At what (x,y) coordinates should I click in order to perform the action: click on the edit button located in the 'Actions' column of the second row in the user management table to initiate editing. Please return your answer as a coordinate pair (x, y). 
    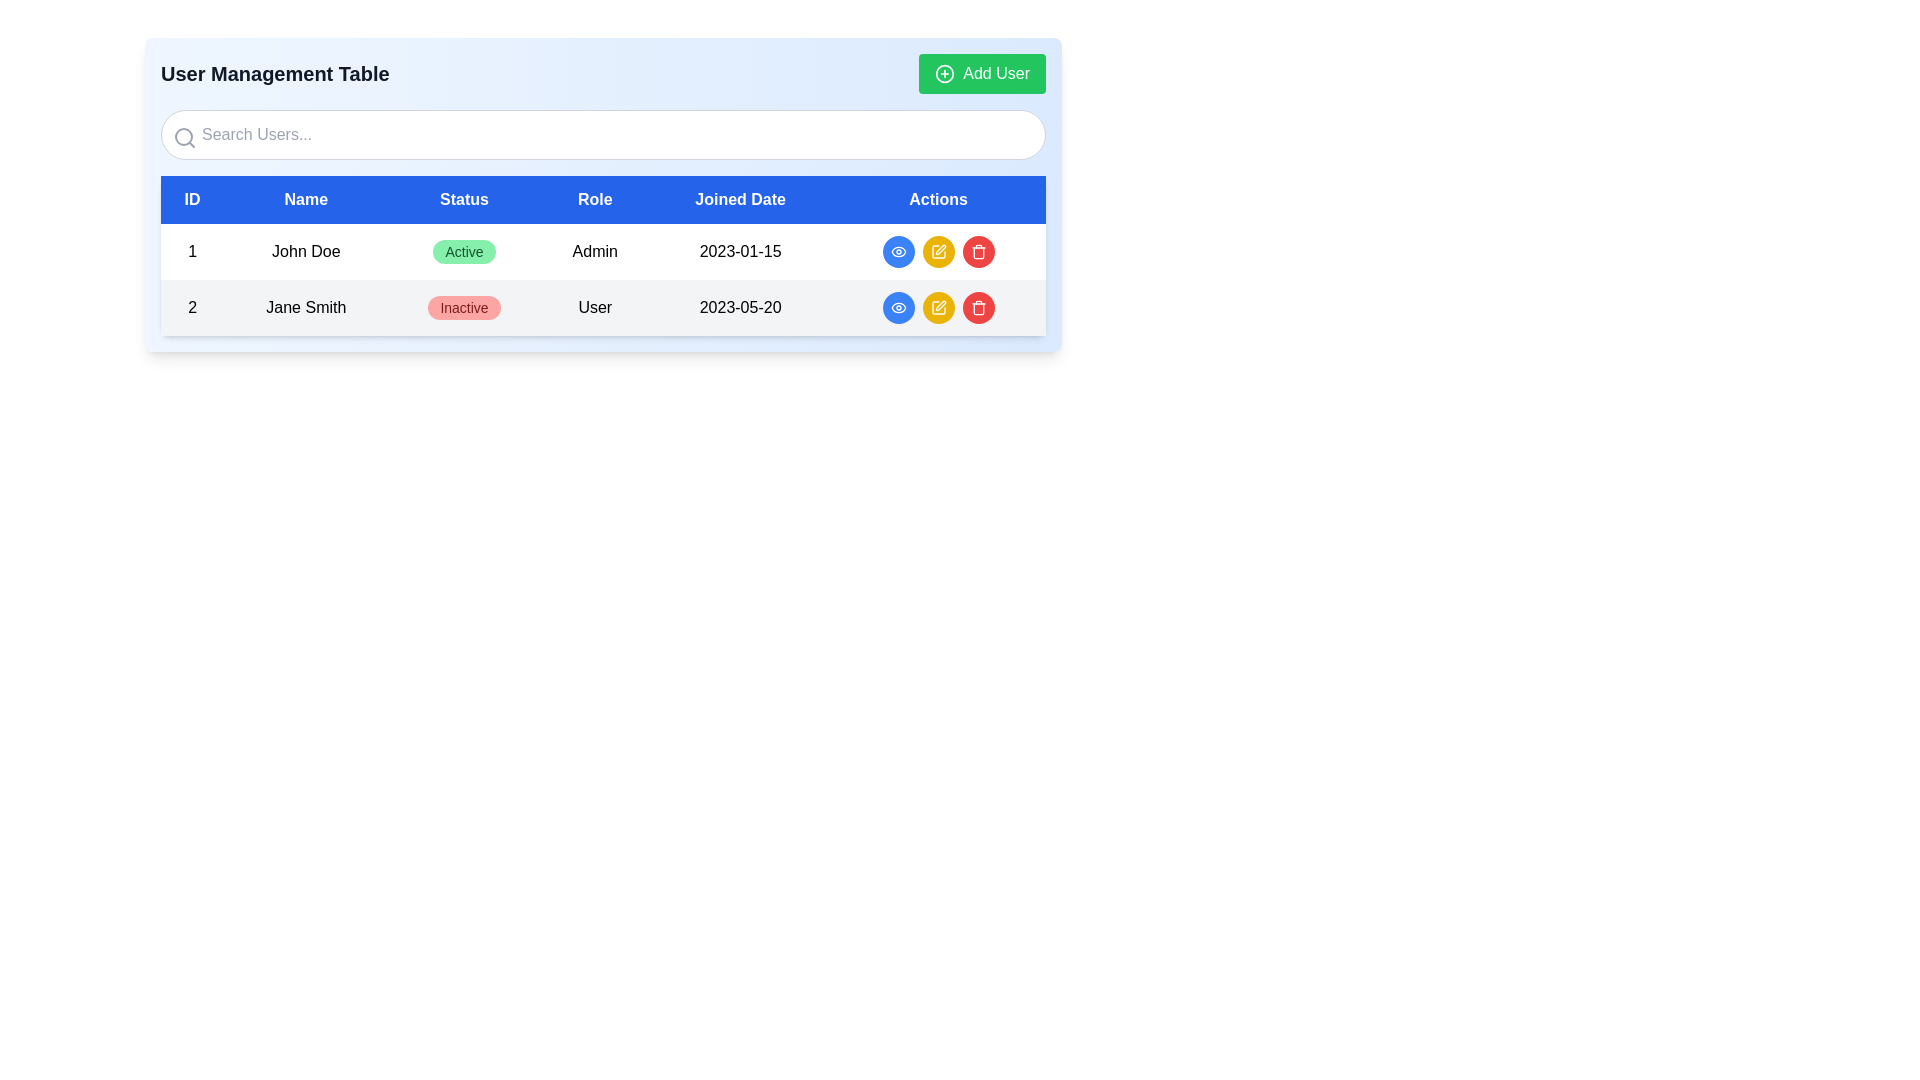
    Looking at the image, I should click on (936, 308).